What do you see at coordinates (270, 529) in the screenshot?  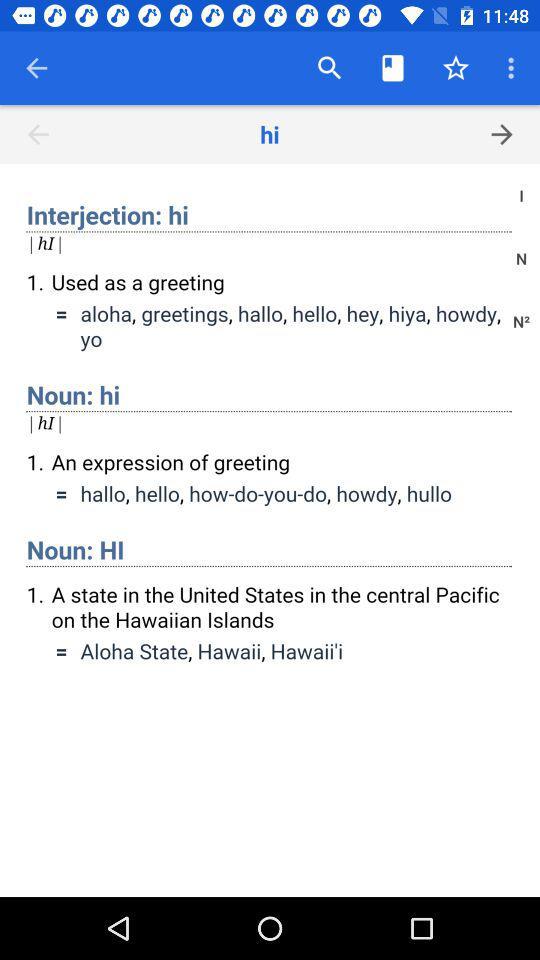 I see `definitions of hi` at bounding box center [270, 529].